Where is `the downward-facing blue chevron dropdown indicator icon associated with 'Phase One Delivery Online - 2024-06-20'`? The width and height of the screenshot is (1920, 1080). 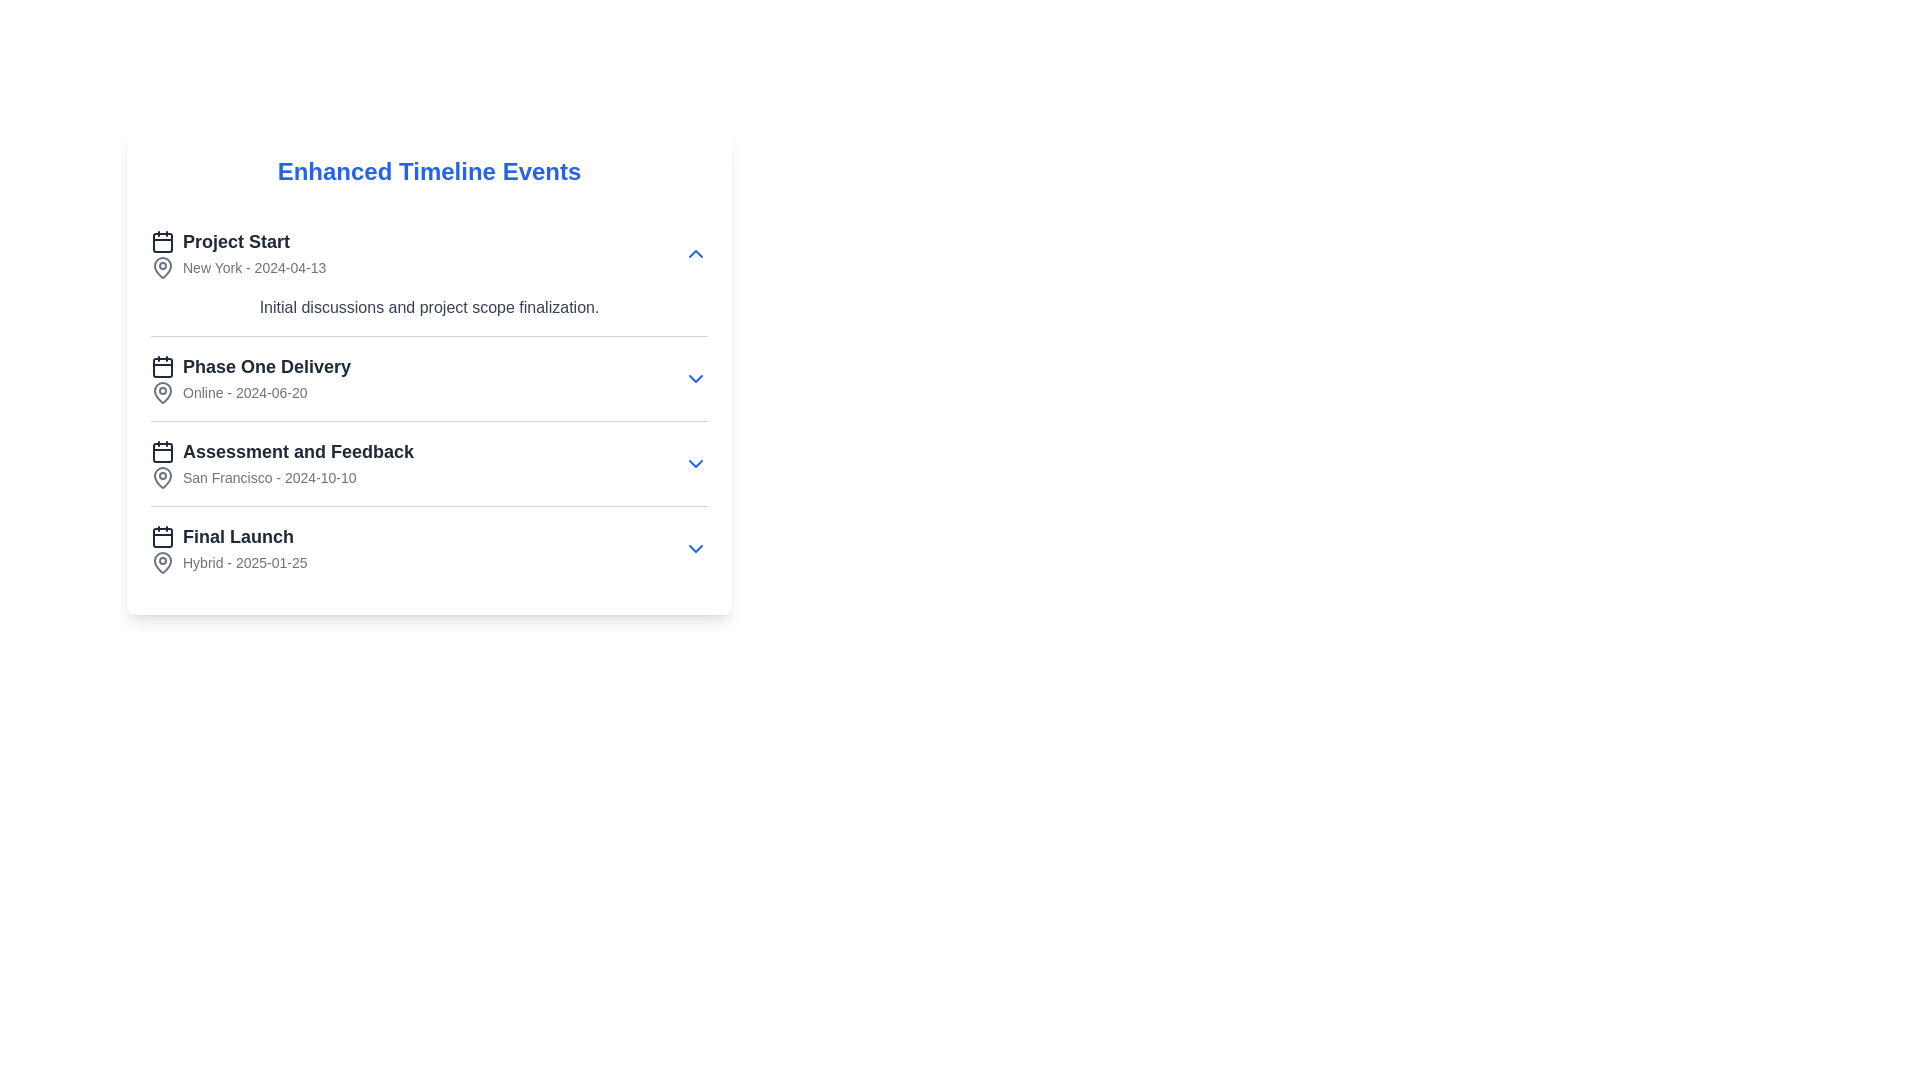
the downward-facing blue chevron dropdown indicator icon associated with 'Phase One Delivery Online - 2024-06-20' is located at coordinates (696, 378).